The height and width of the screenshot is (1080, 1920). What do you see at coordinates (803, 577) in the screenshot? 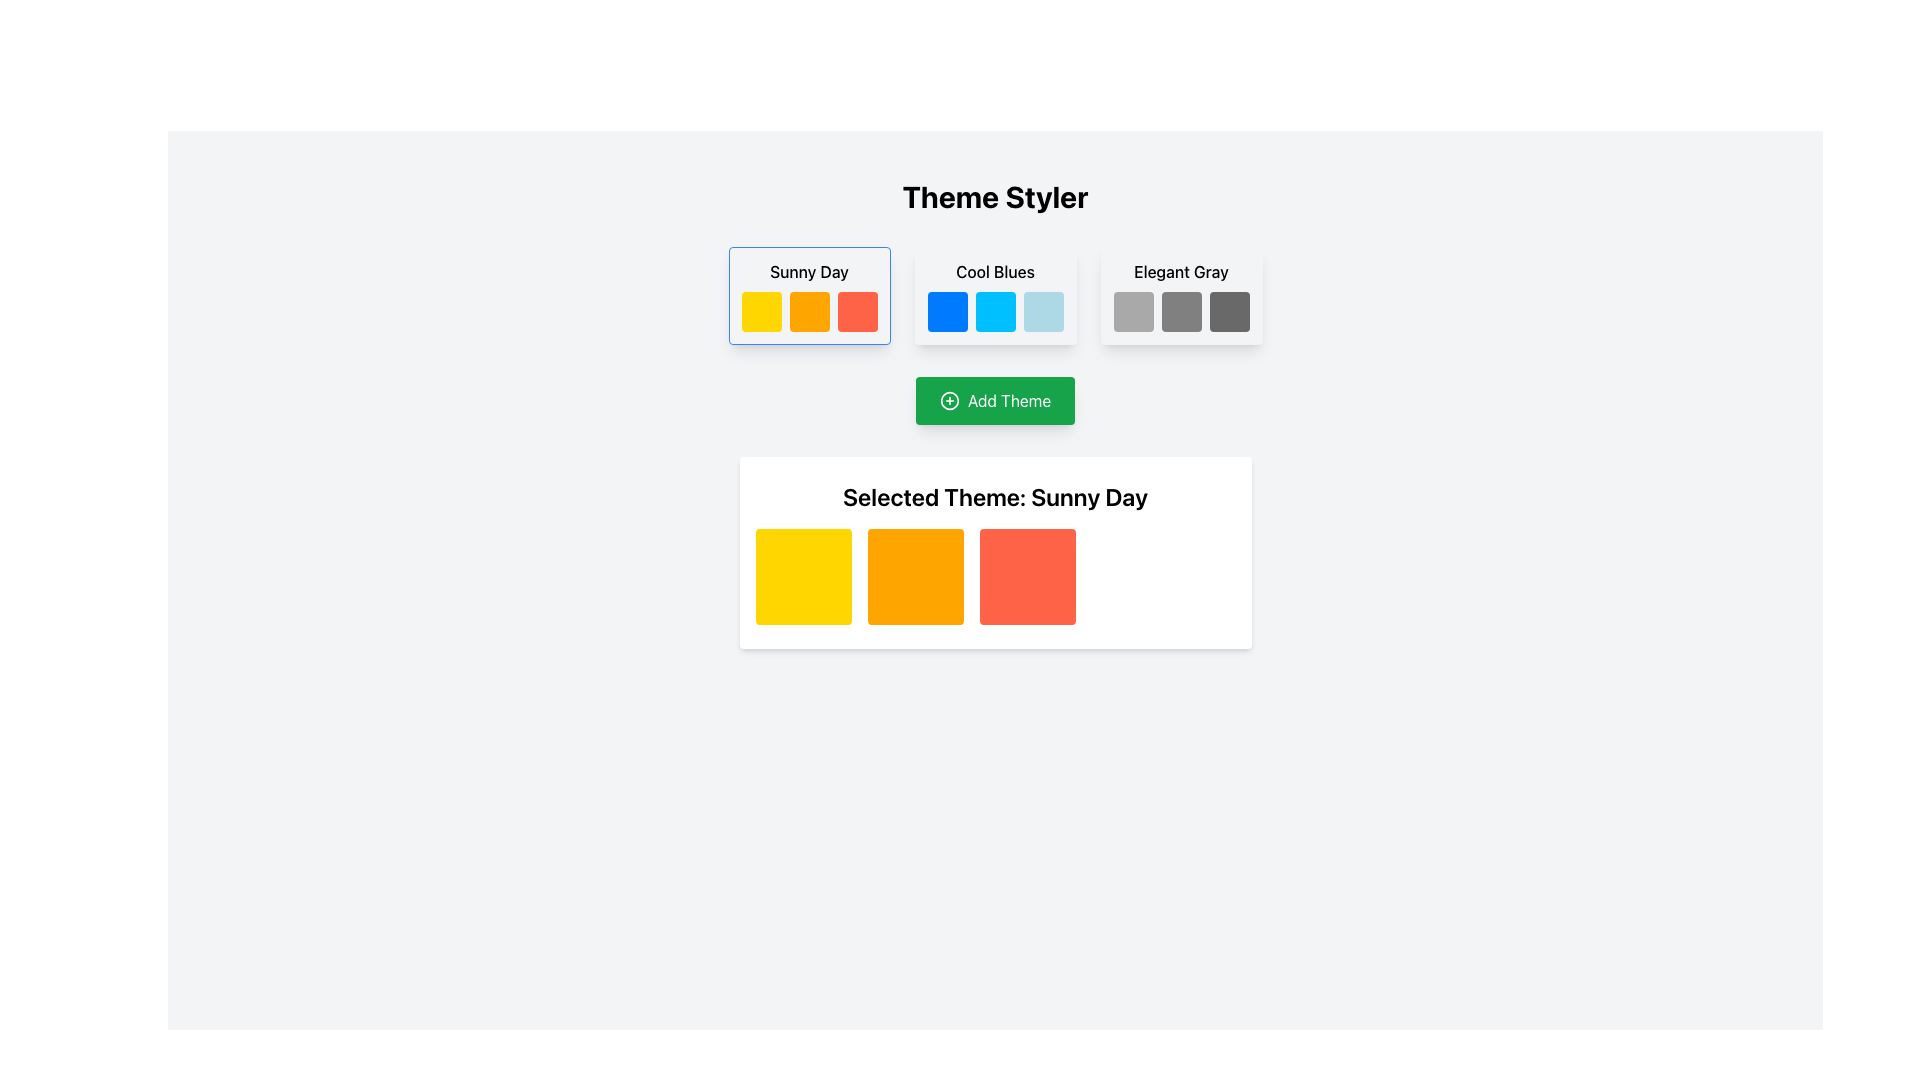
I see `the leftmost bright yellow colored block with rounded borders in the 'Selected Theme: Sunny Day' section` at bounding box center [803, 577].